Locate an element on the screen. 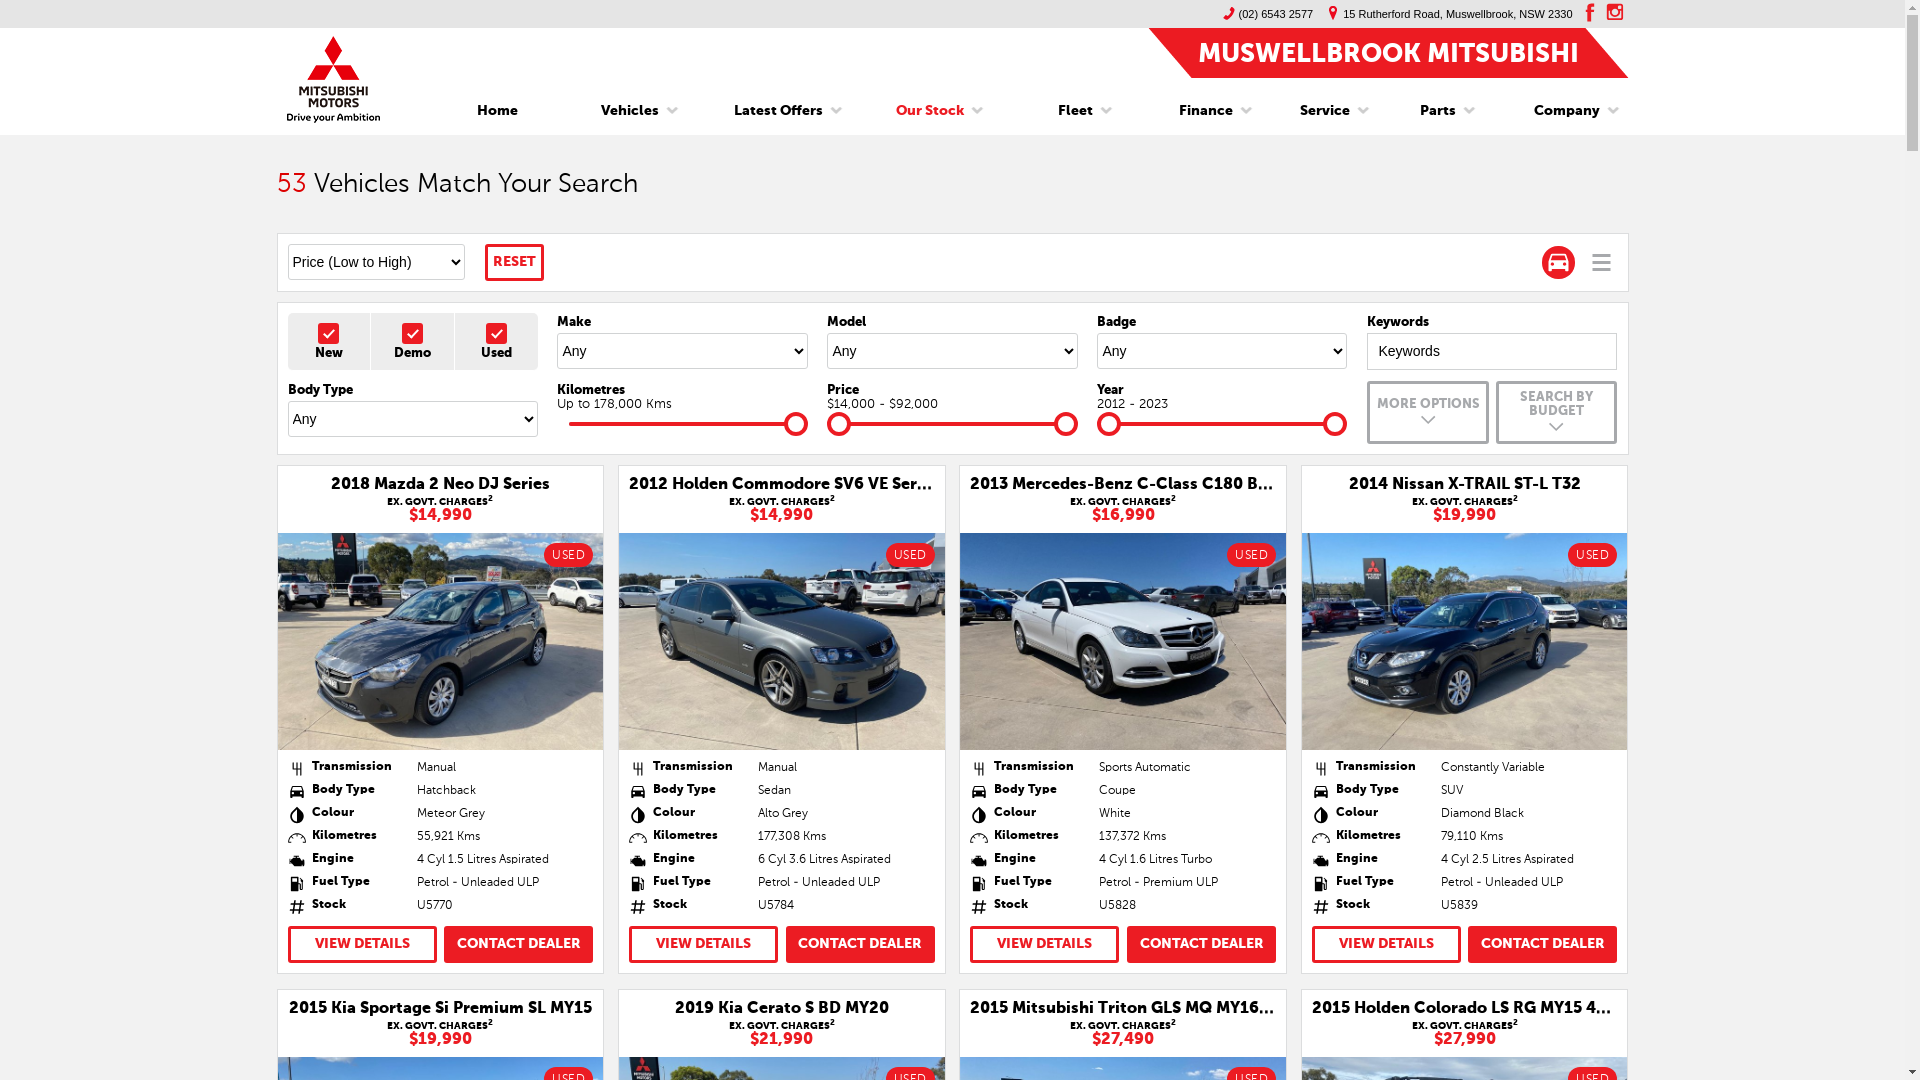  'EX. GOVT. CHARGES2 is located at coordinates (780, 507).